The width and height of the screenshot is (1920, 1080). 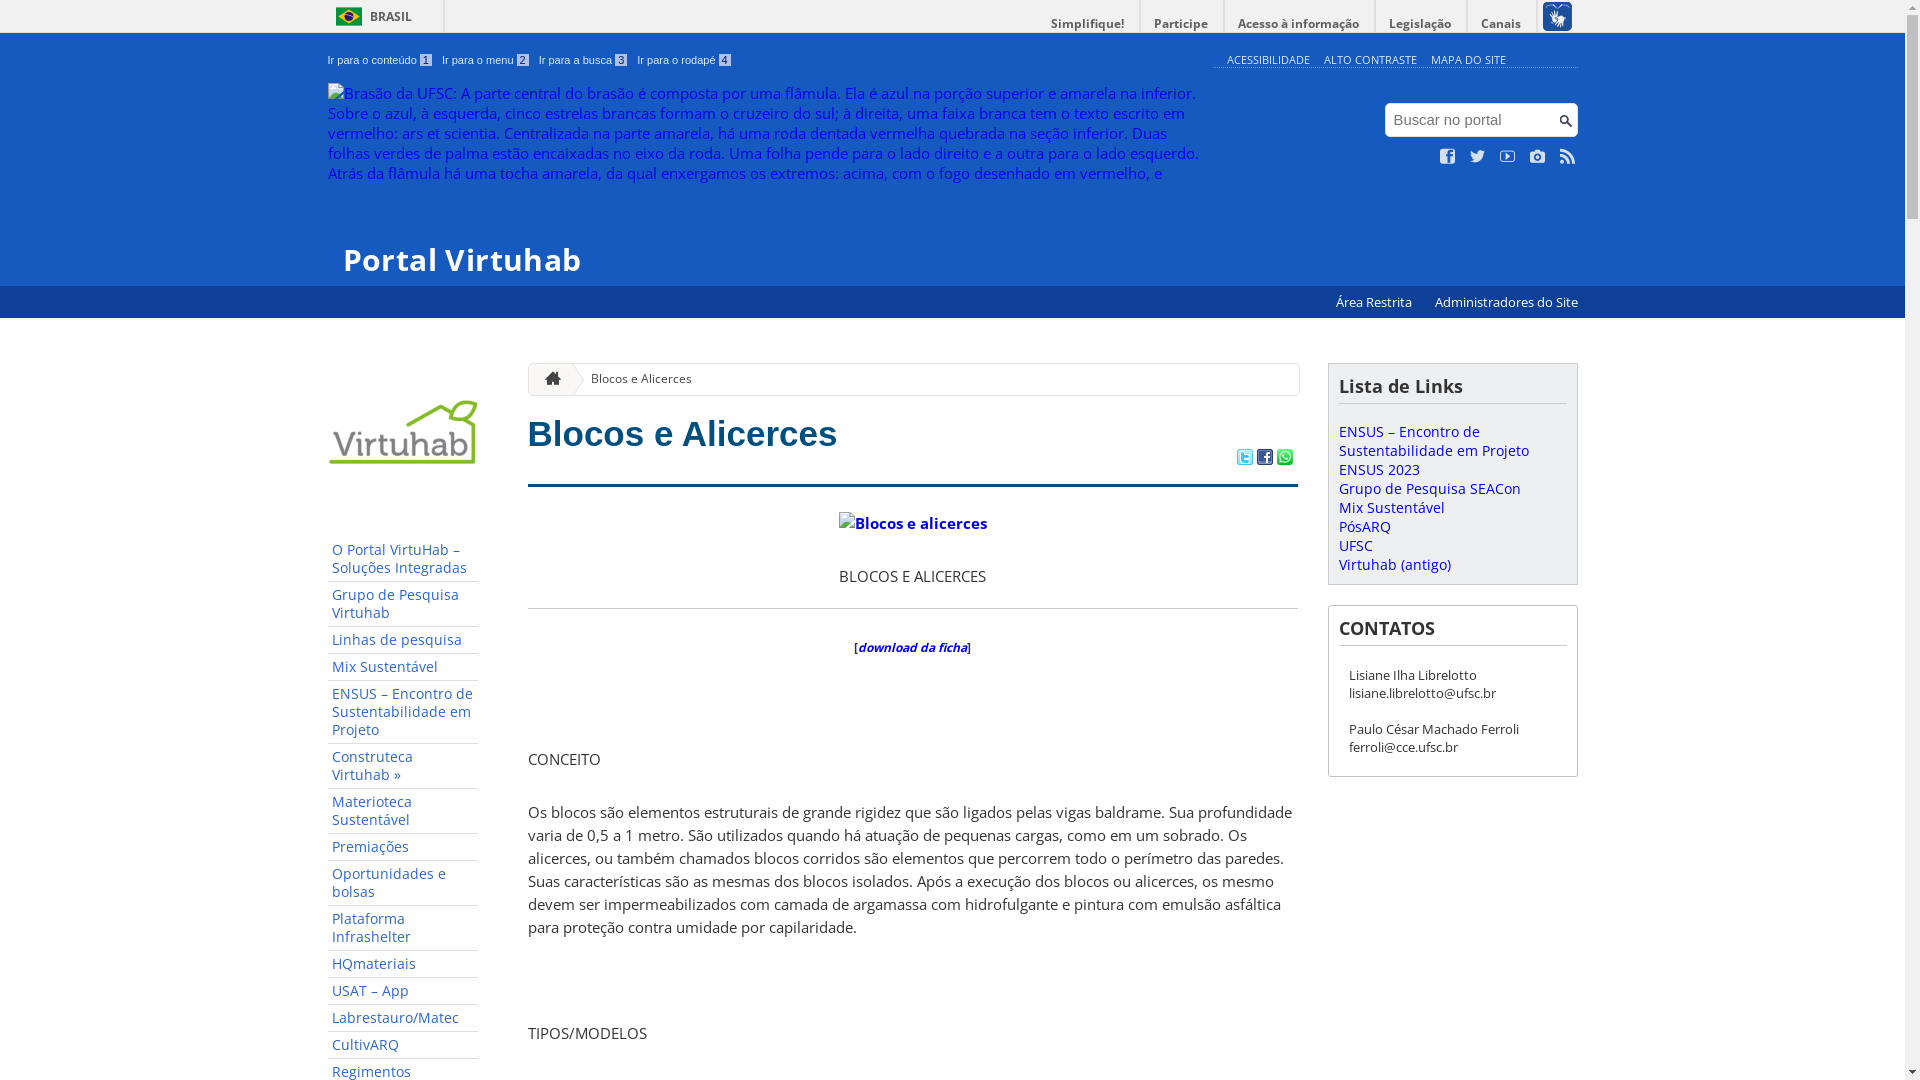 What do you see at coordinates (1266, 58) in the screenshot?
I see `'ACESSIBILIDADE'` at bounding box center [1266, 58].